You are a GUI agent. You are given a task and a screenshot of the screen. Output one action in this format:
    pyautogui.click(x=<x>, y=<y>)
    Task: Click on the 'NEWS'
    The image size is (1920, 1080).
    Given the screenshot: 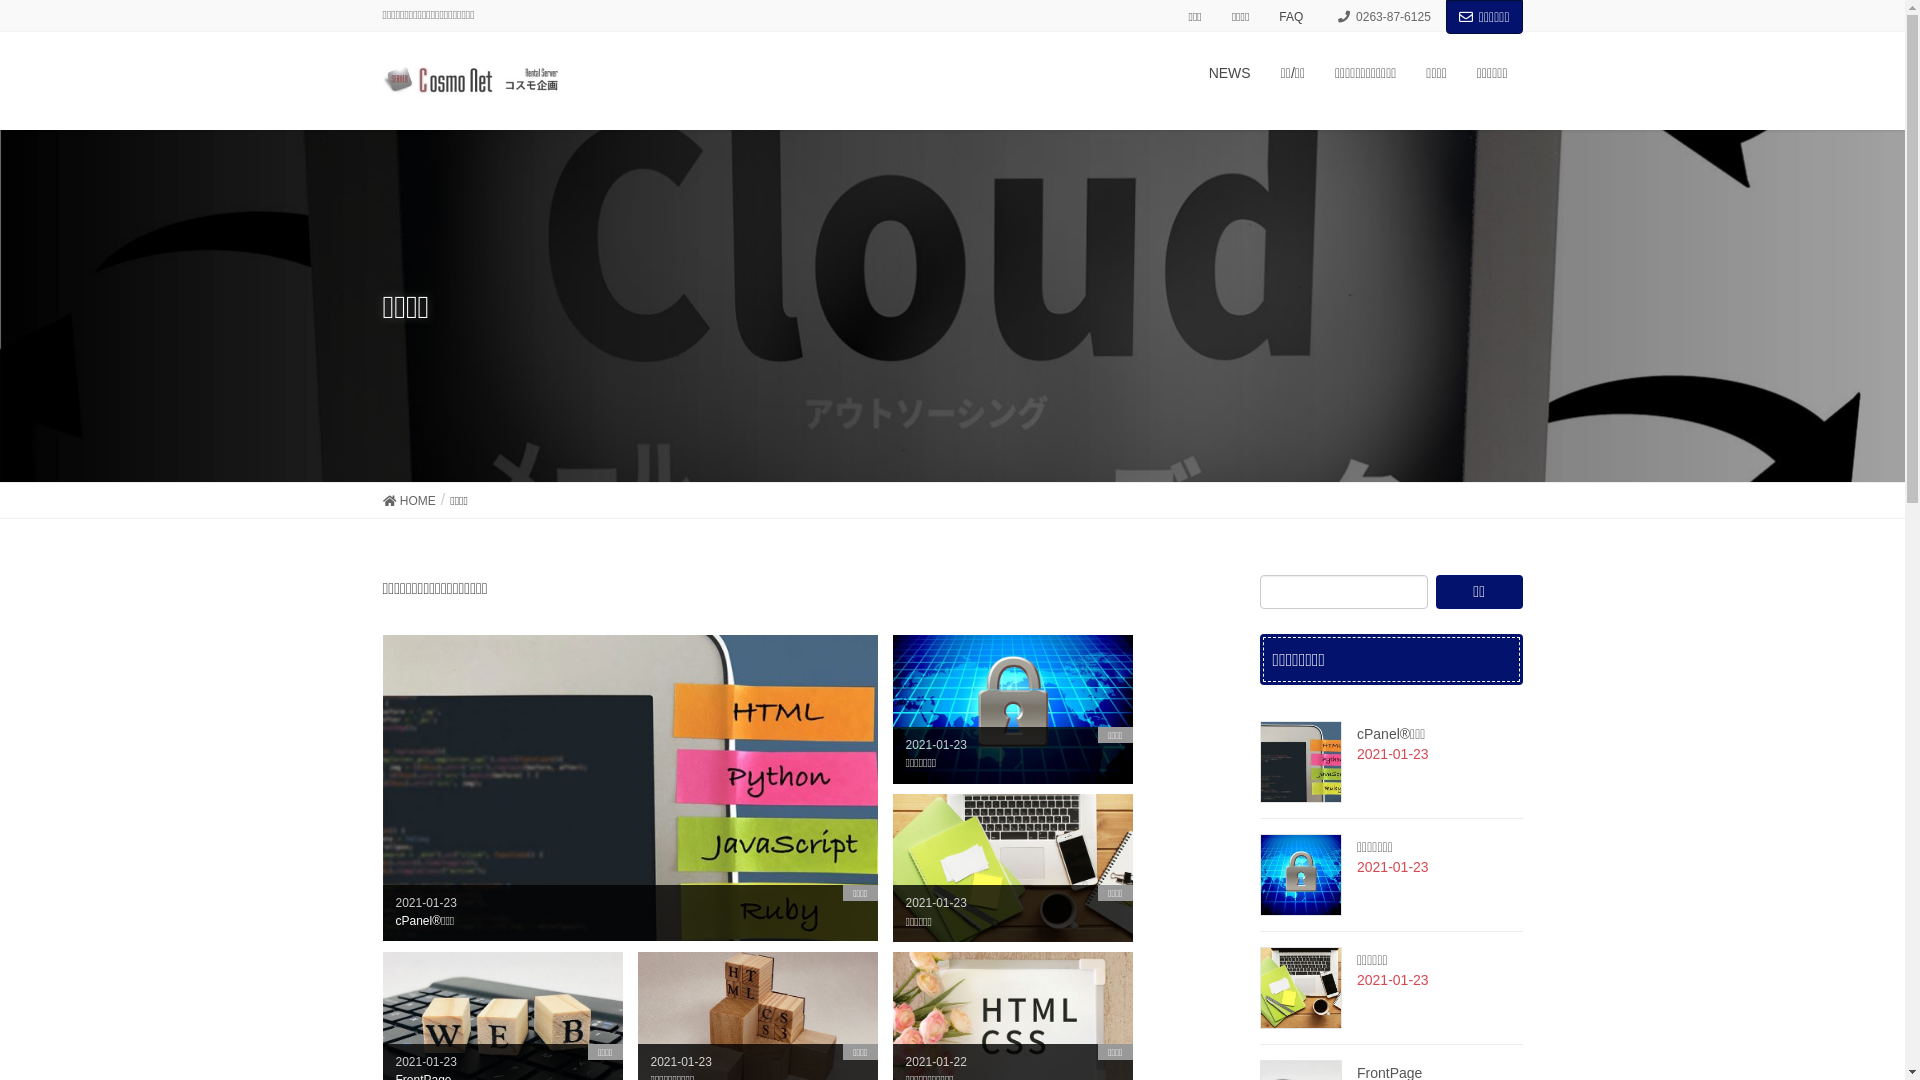 What is the action you would take?
    pyautogui.click(x=1228, y=72)
    